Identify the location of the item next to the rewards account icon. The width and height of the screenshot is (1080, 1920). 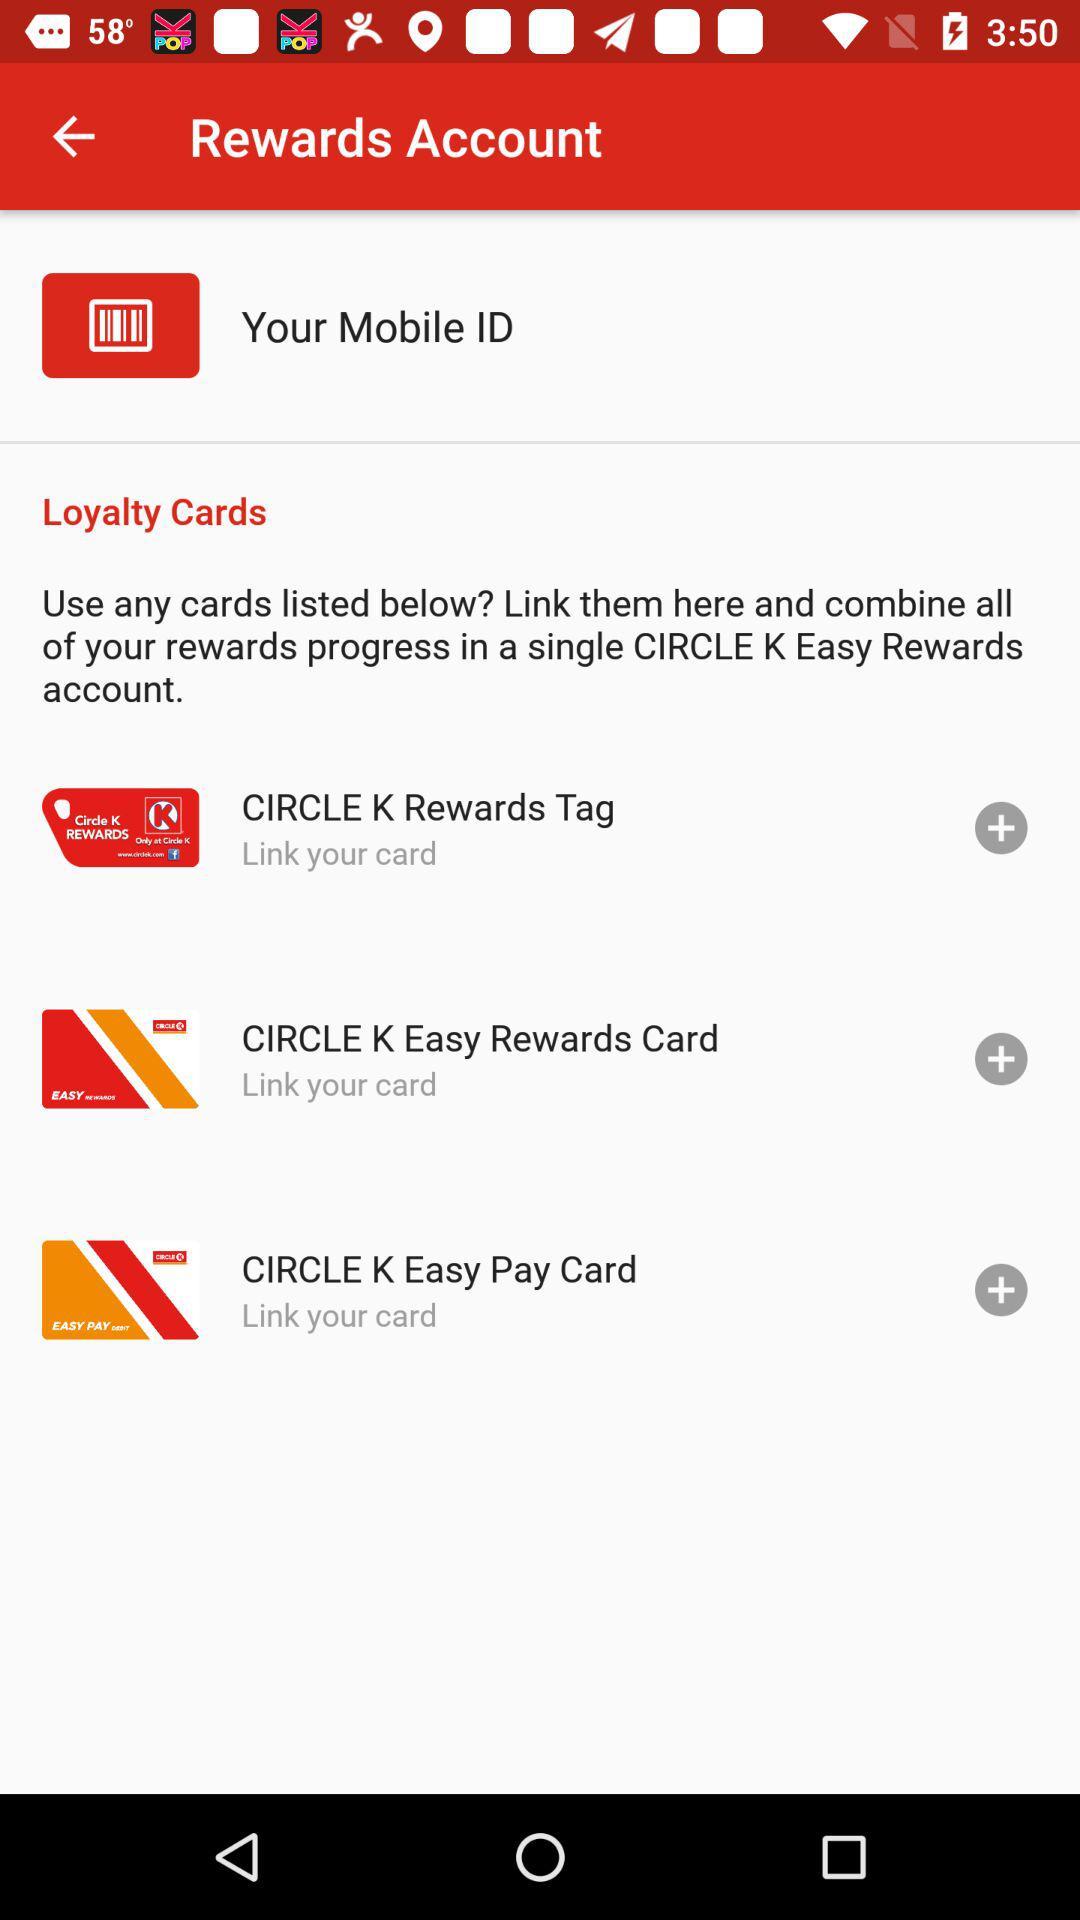
(72, 135).